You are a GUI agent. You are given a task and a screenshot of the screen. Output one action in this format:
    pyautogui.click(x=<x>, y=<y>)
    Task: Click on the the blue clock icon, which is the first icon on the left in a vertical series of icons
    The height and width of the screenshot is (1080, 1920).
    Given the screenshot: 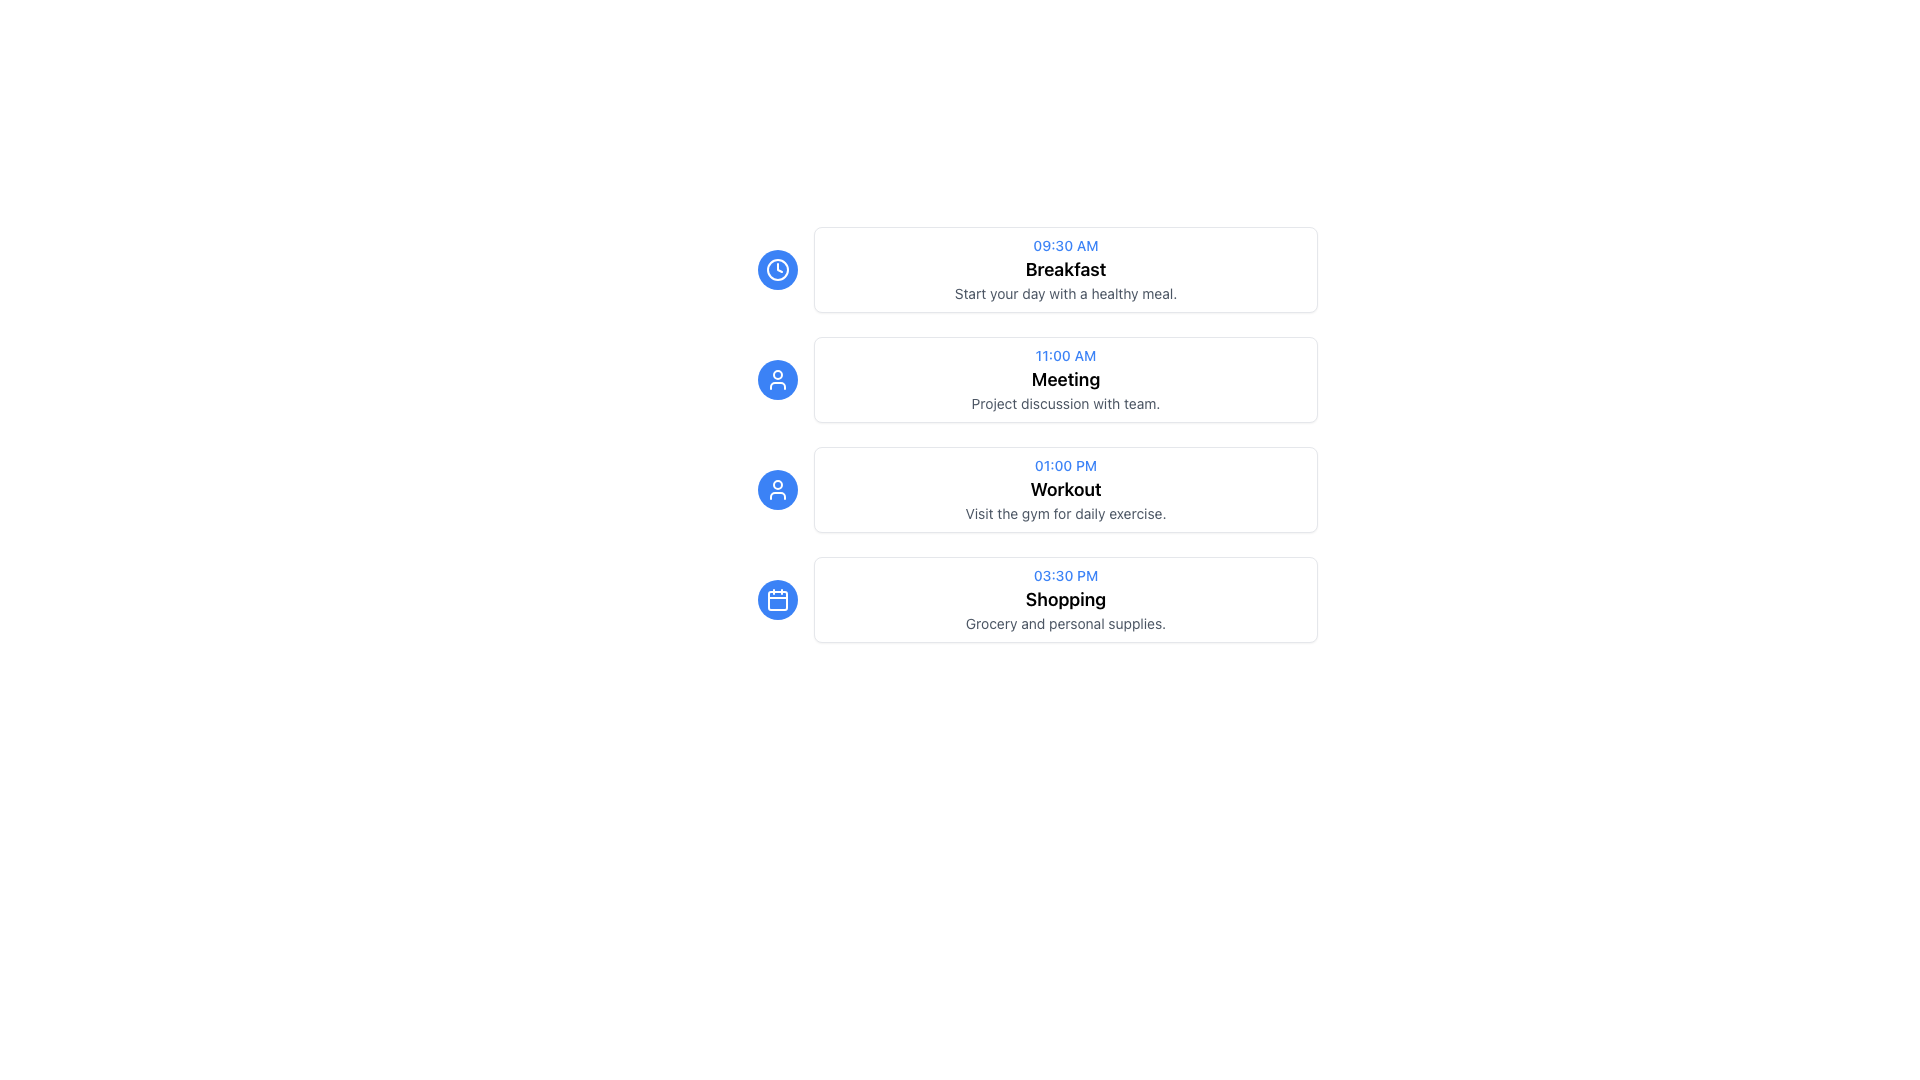 What is the action you would take?
    pyautogui.click(x=776, y=270)
    